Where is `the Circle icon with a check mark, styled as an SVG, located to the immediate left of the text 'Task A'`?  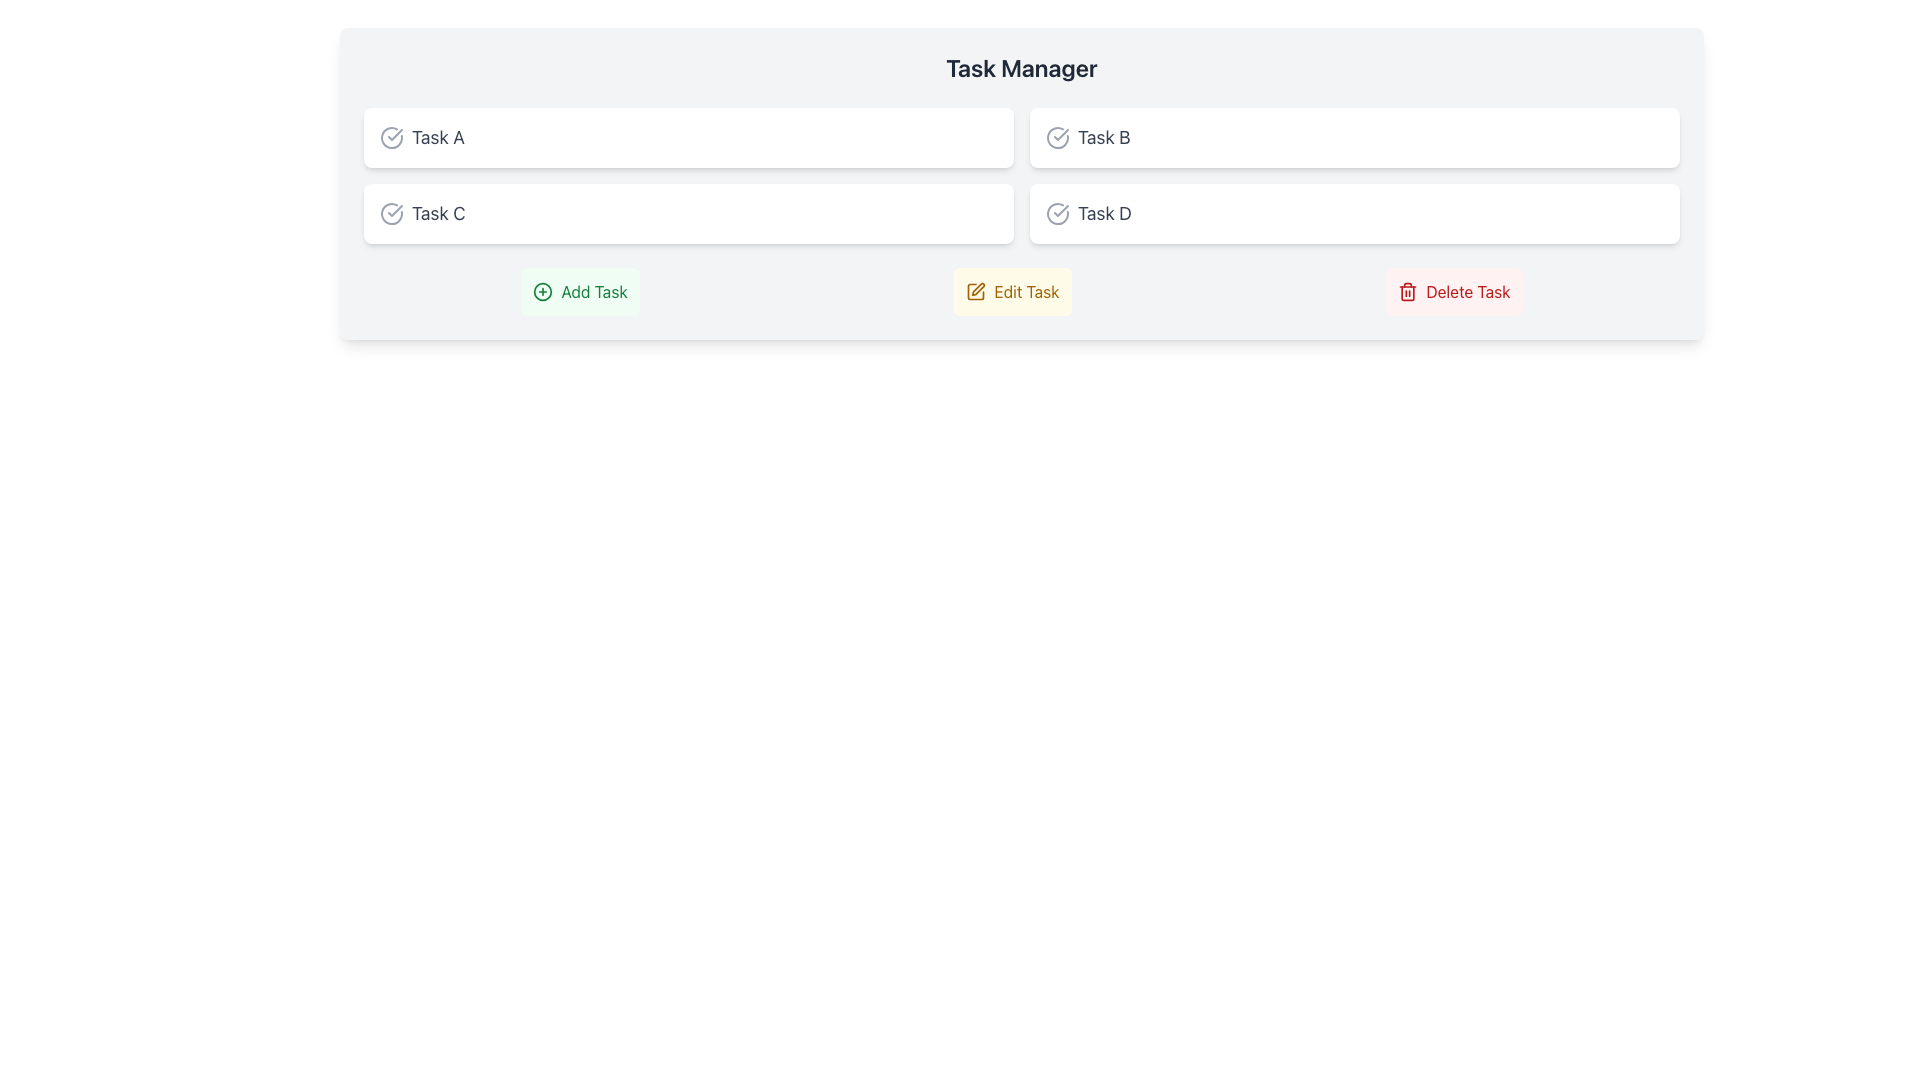
the Circle icon with a check mark, styled as an SVG, located to the immediate left of the text 'Task A' is located at coordinates (392, 137).